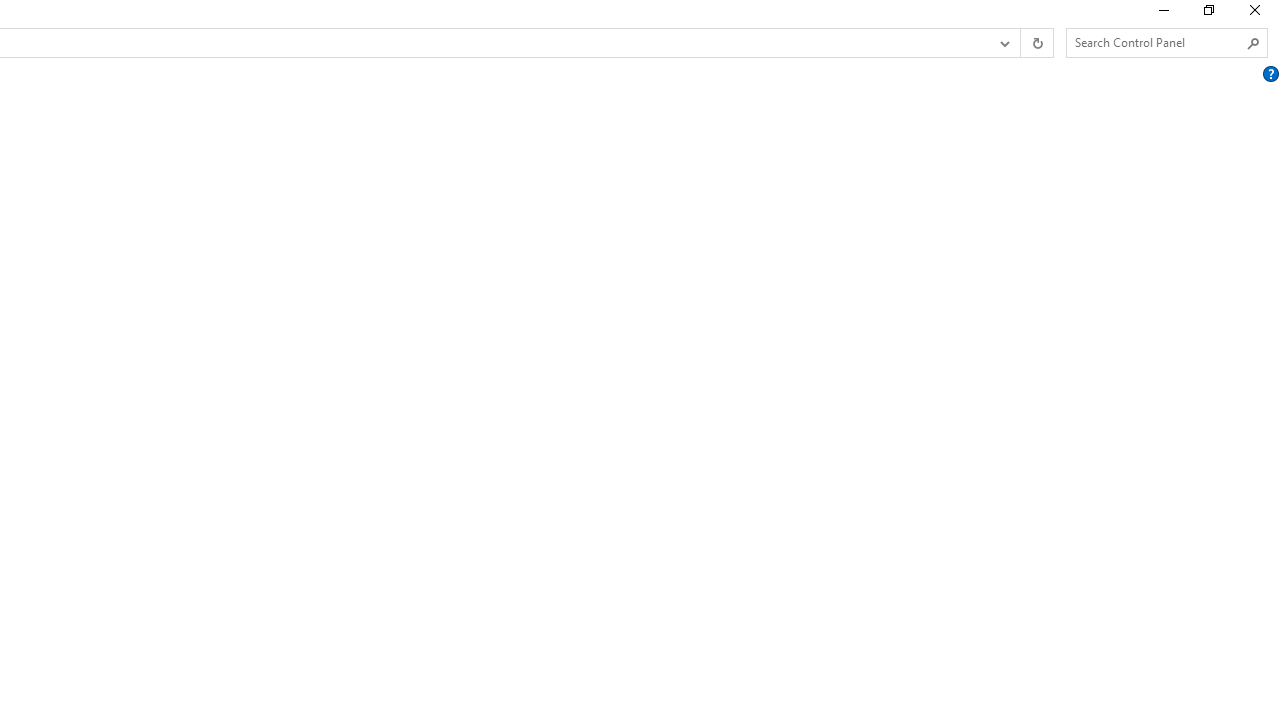 Image resolution: width=1280 pixels, height=720 pixels. Describe the element at coordinates (1162, 15) in the screenshot. I see `'Minimize'` at that location.